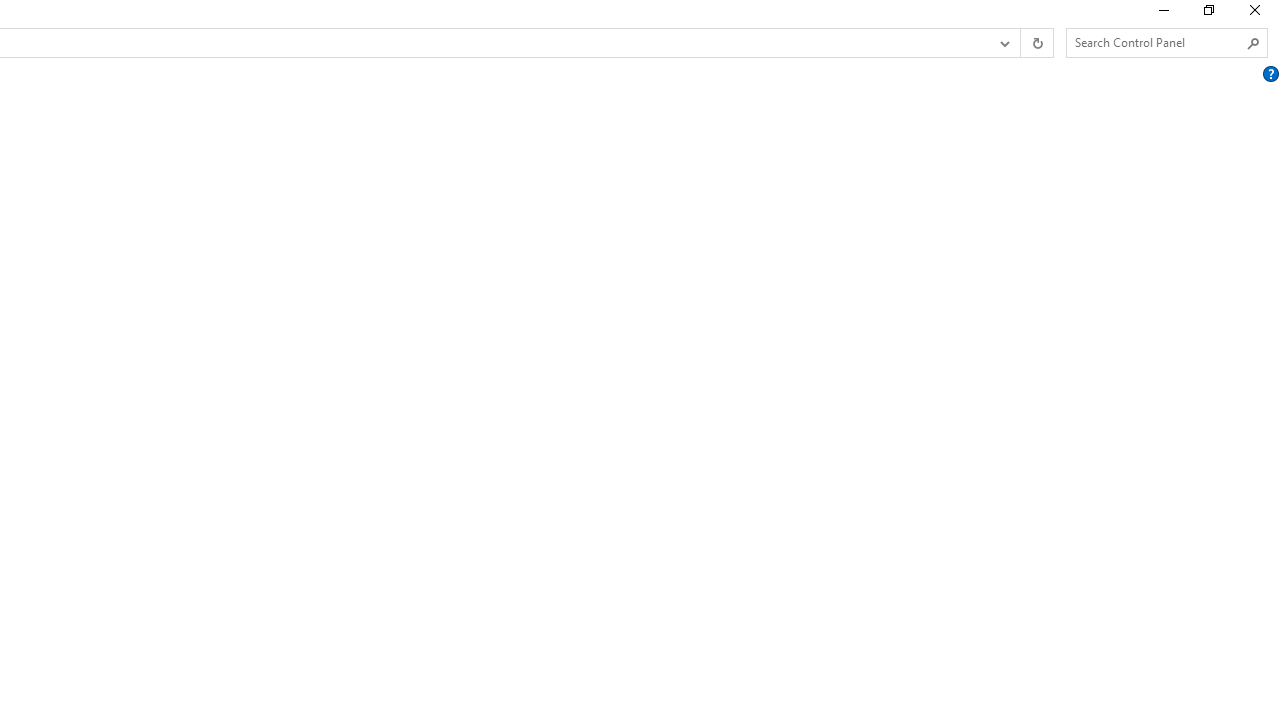 Image resolution: width=1280 pixels, height=720 pixels. Describe the element at coordinates (1162, 15) in the screenshot. I see `'Minimize'` at that location.